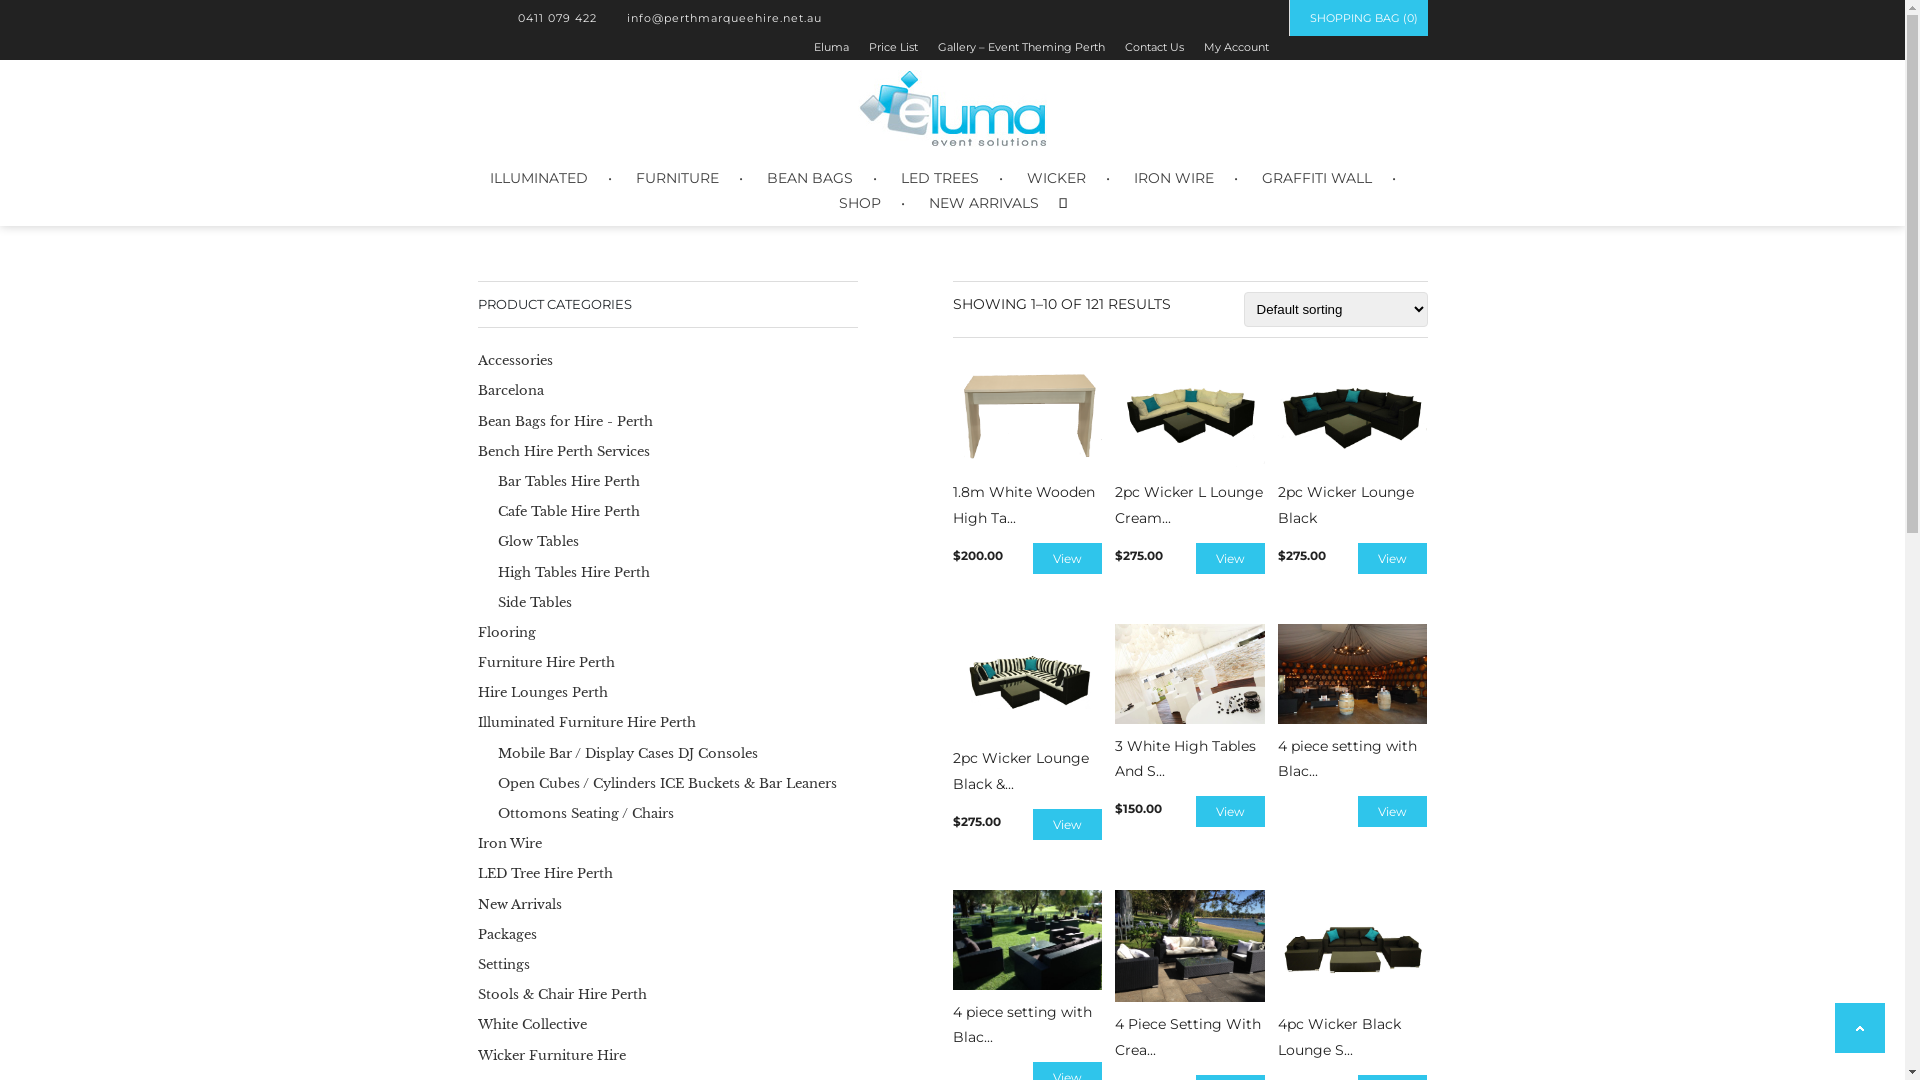 This screenshot has width=1920, height=1080. Describe the element at coordinates (568, 481) in the screenshot. I see `'Bar Tables Hire Perth'` at that location.